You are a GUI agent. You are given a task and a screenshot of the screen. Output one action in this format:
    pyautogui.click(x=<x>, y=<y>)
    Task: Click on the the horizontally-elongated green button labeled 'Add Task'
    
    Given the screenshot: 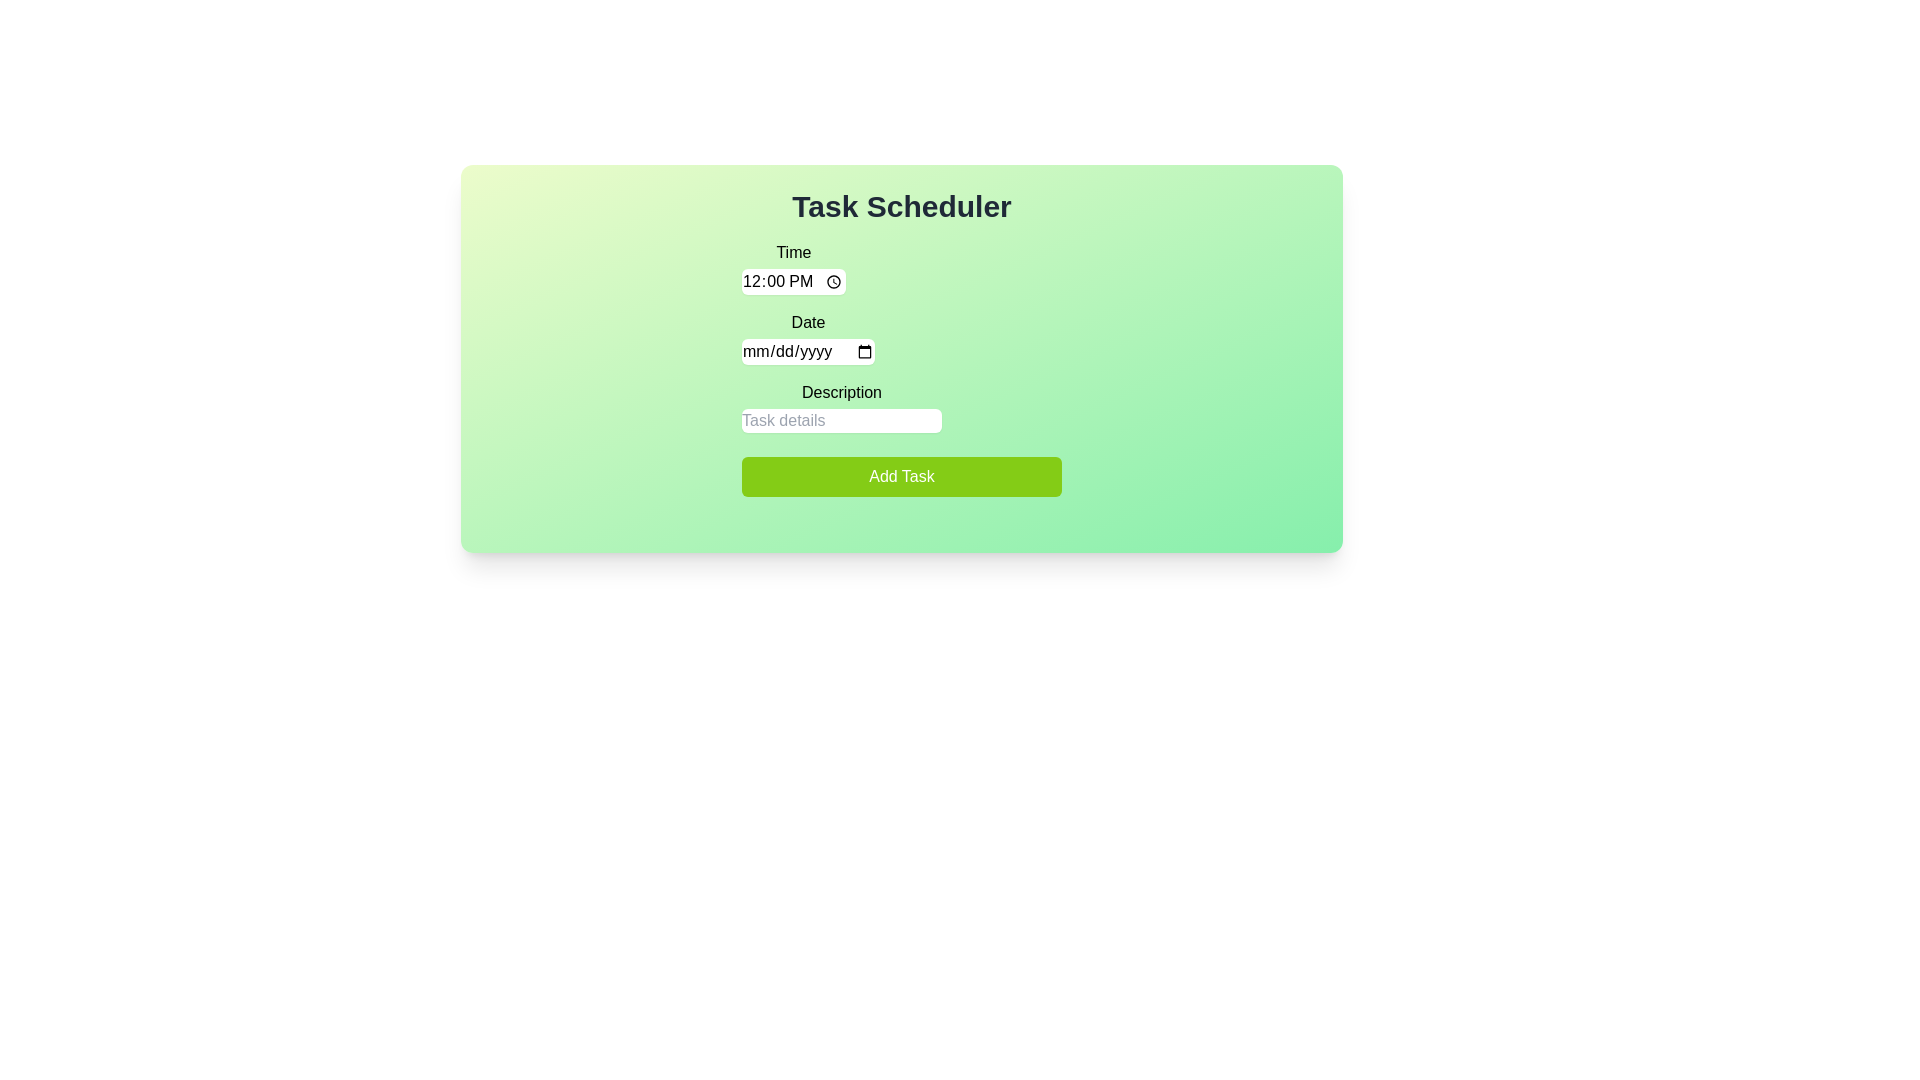 What is the action you would take?
    pyautogui.click(x=901, y=477)
    